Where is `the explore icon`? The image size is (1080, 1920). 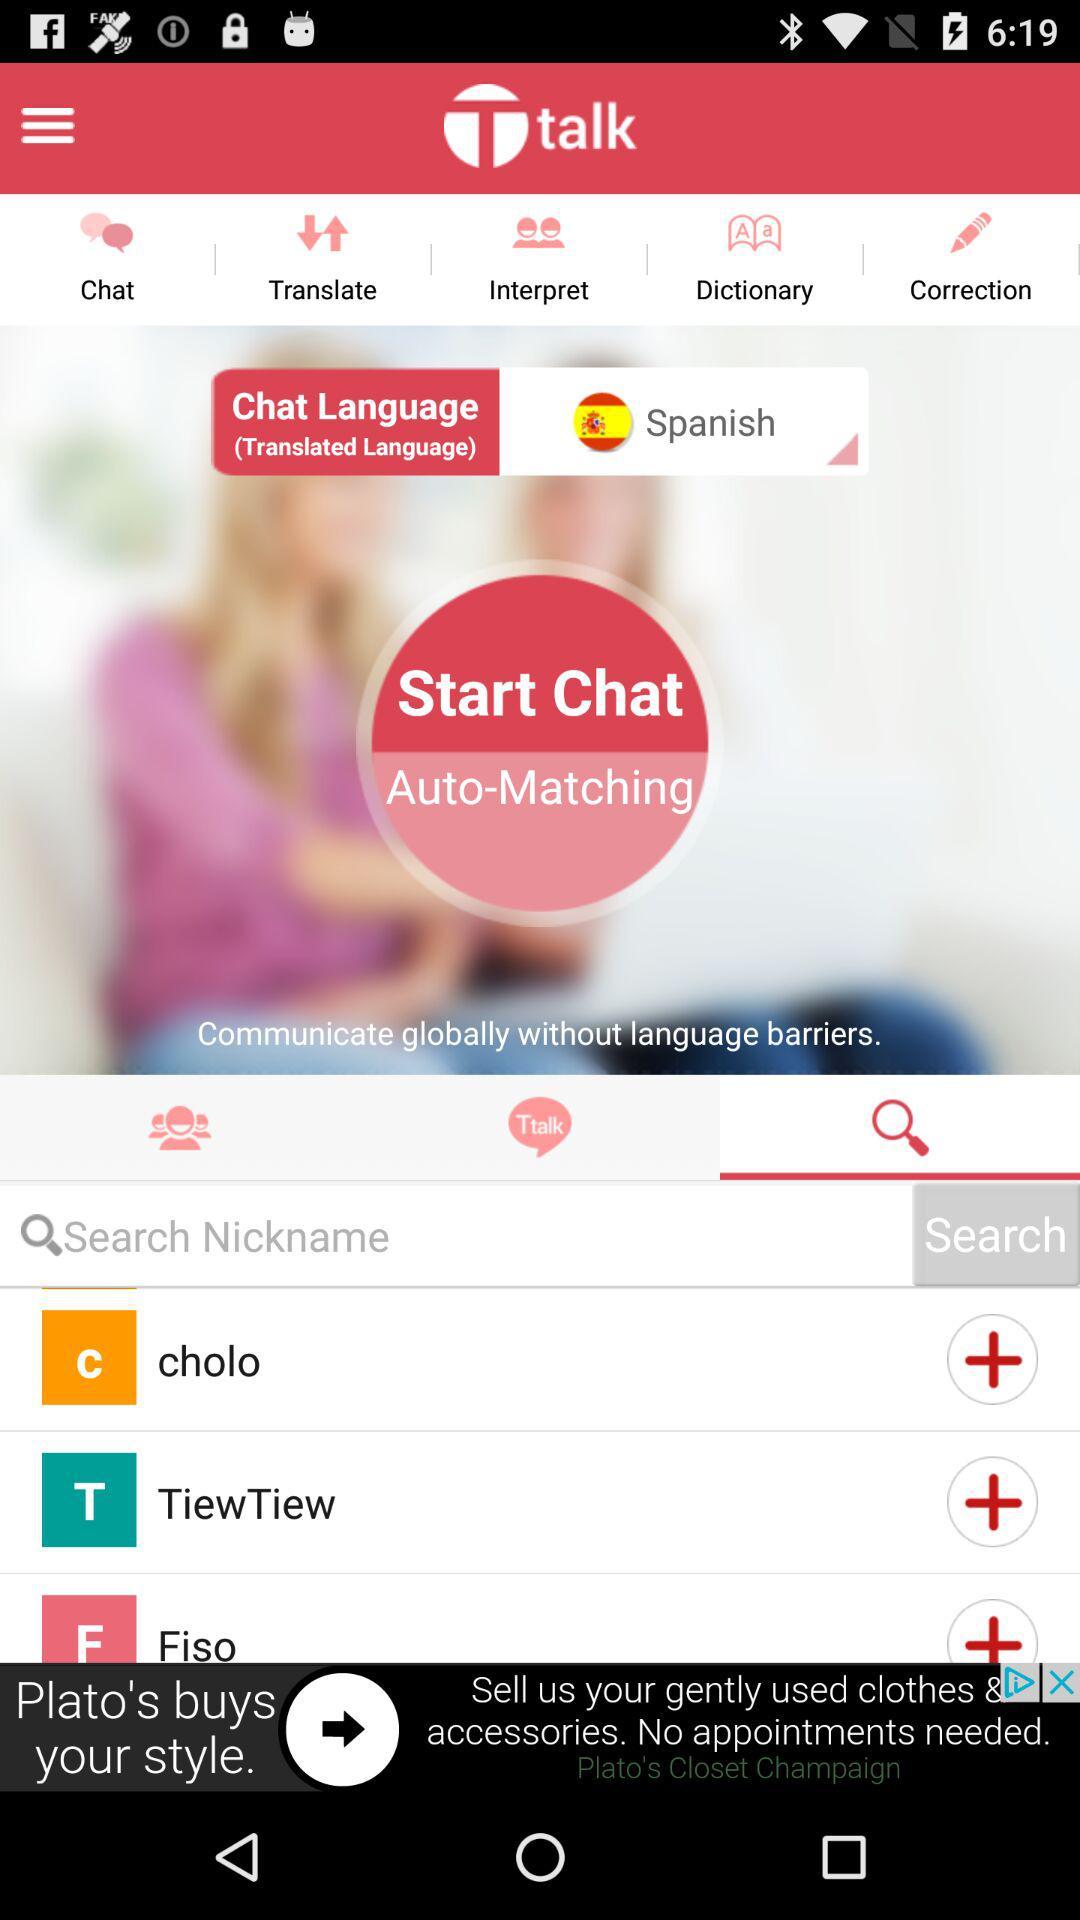
the explore icon is located at coordinates (540, 1205).